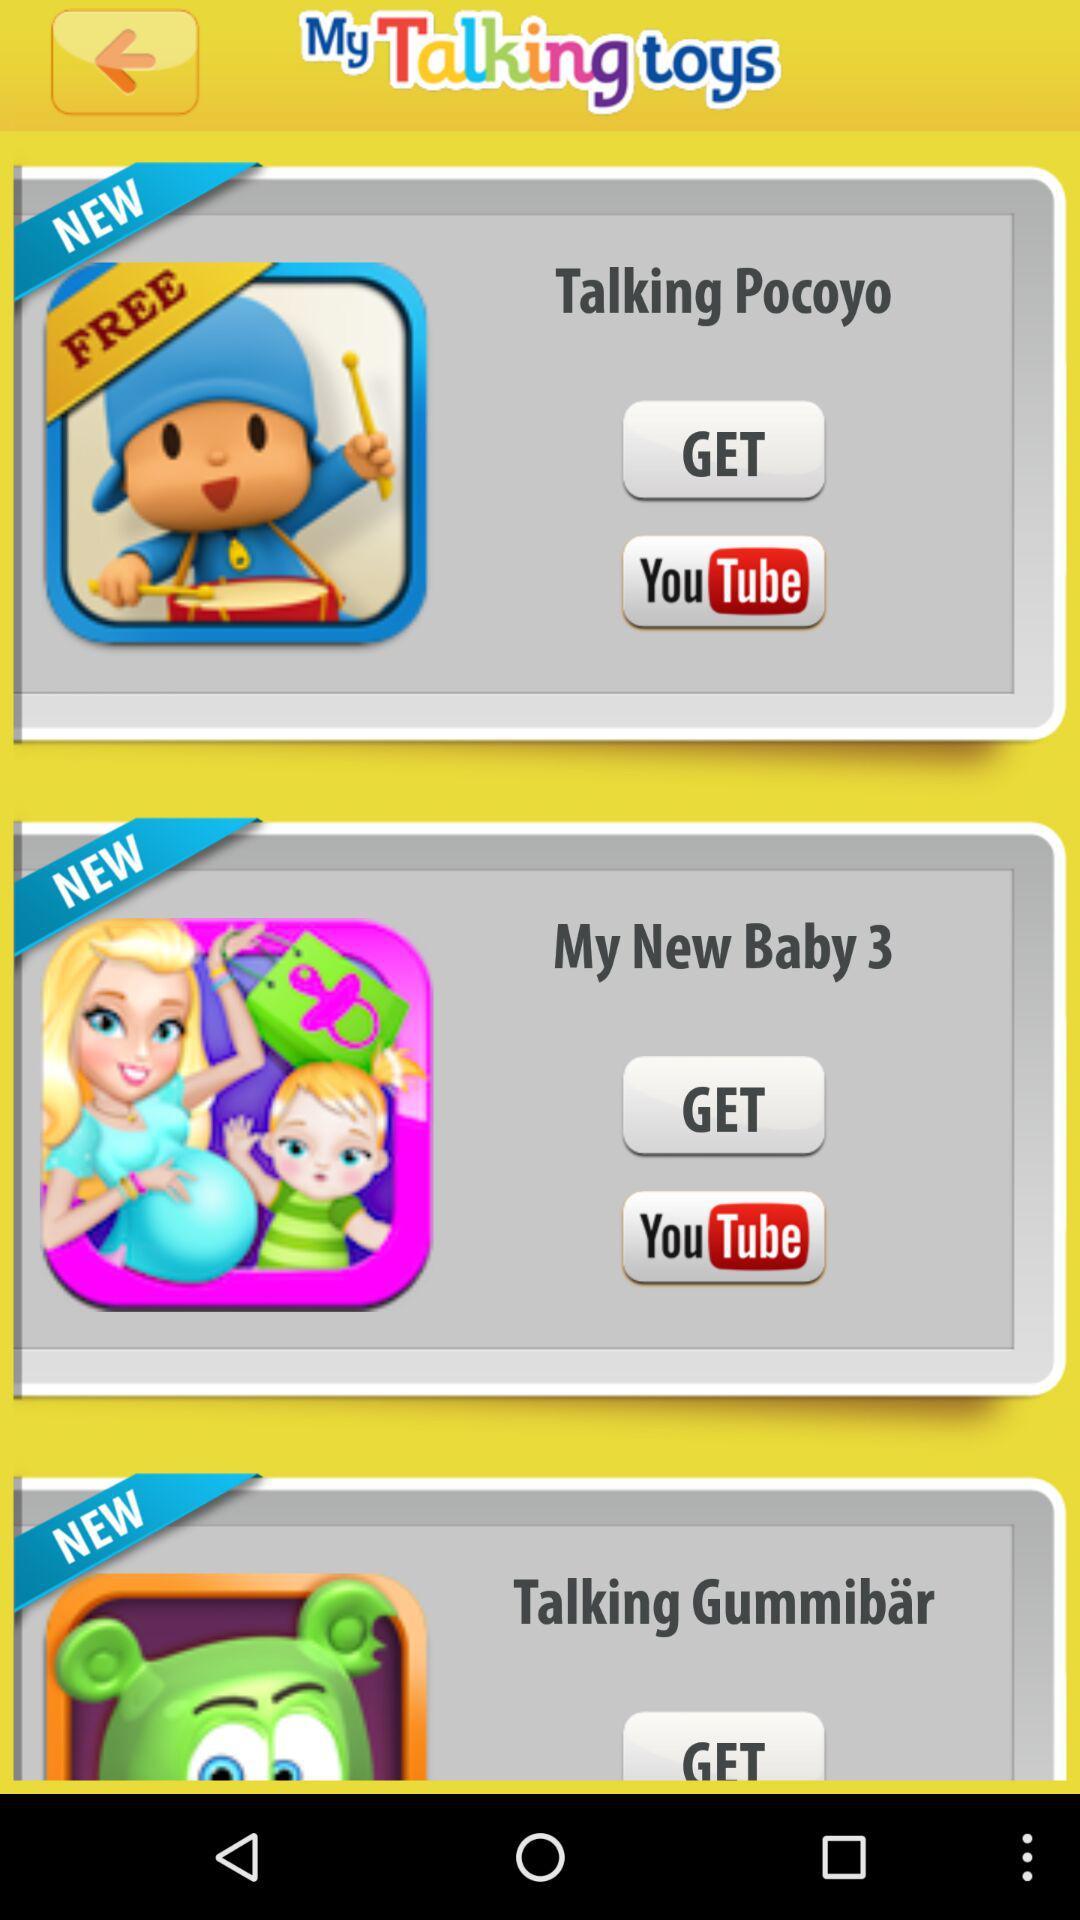 This screenshot has width=1080, height=1920. Describe the element at coordinates (125, 70) in the screenshot. I see `the arrow_backward icon` at that location.